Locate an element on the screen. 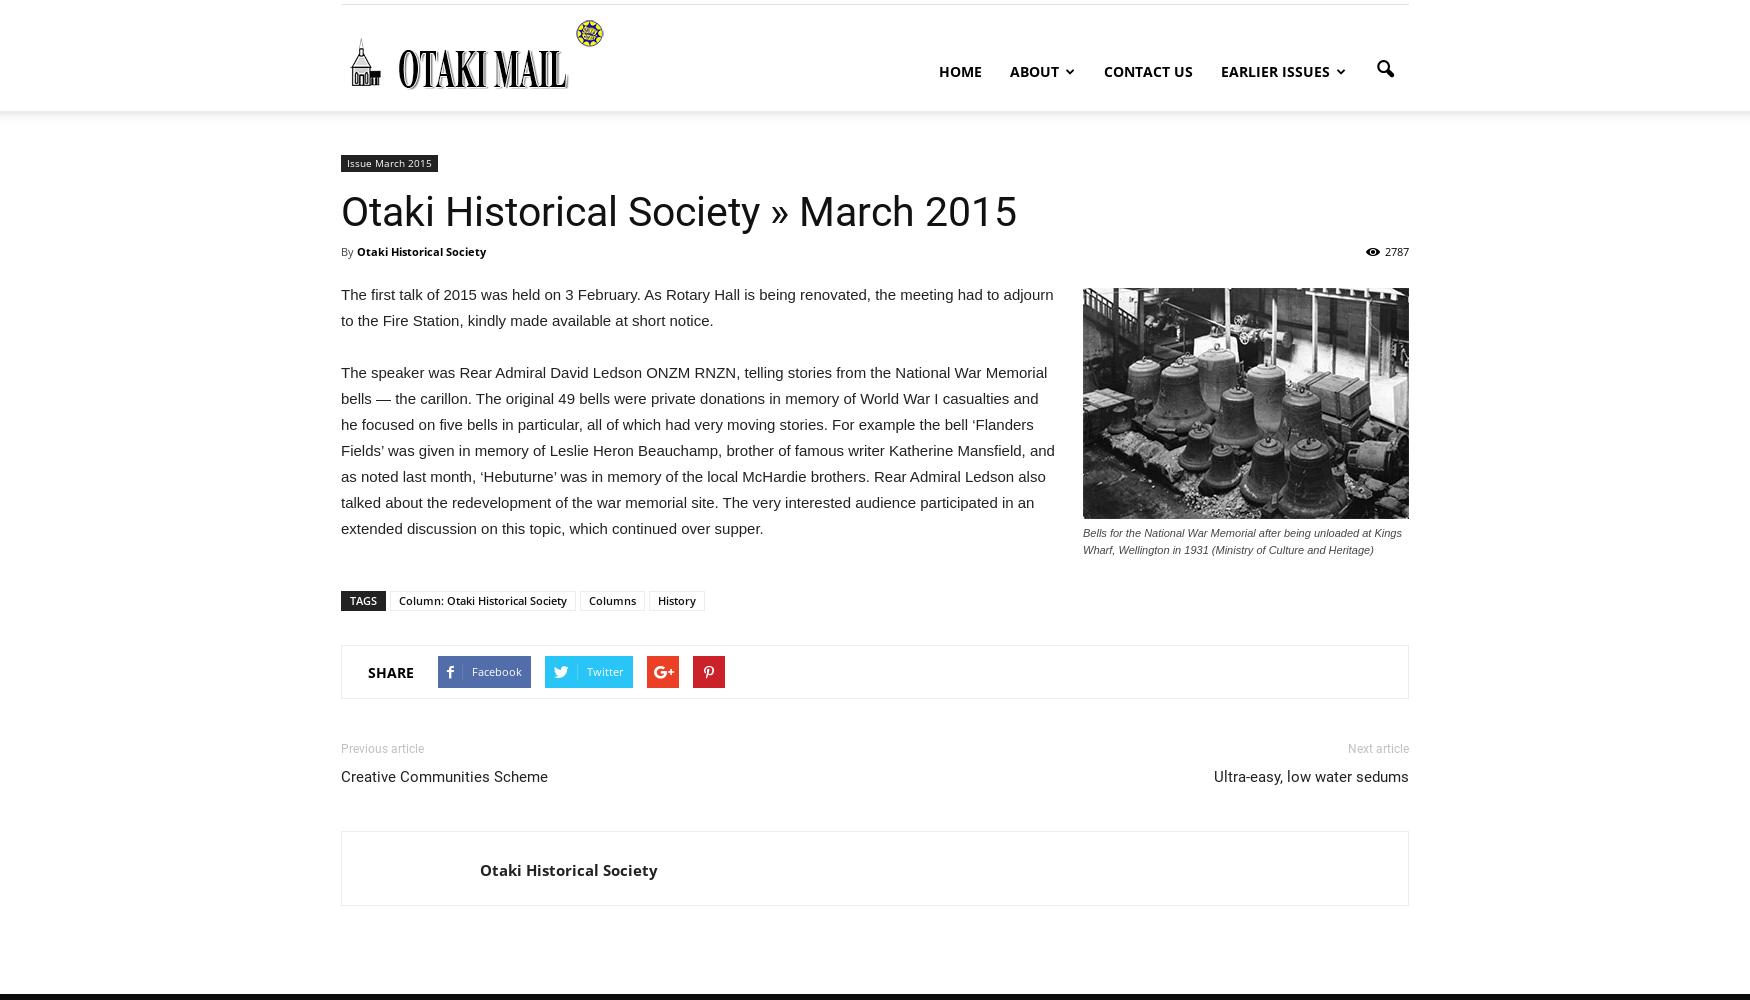  'Creative Communities Scheme' is located at coordinates (444, 777).